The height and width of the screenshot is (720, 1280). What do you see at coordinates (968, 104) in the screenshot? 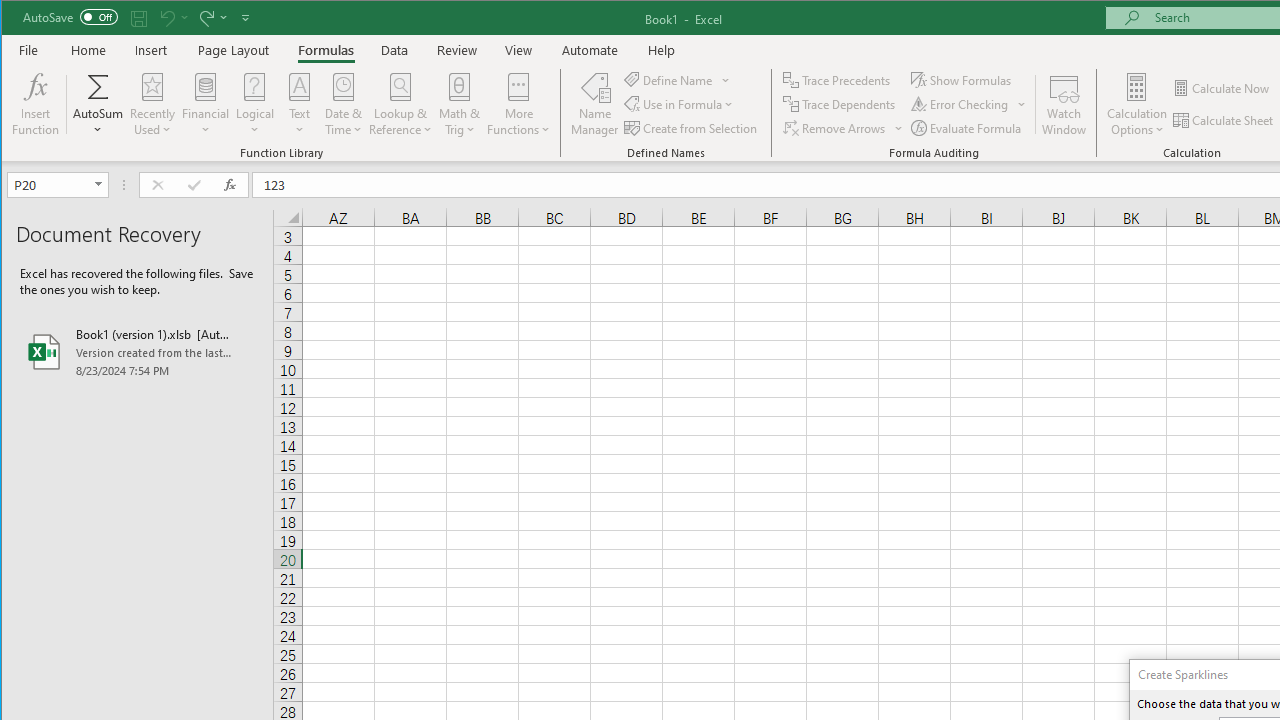
I see `'Error Checking...'` at bounding box center [968, 104].